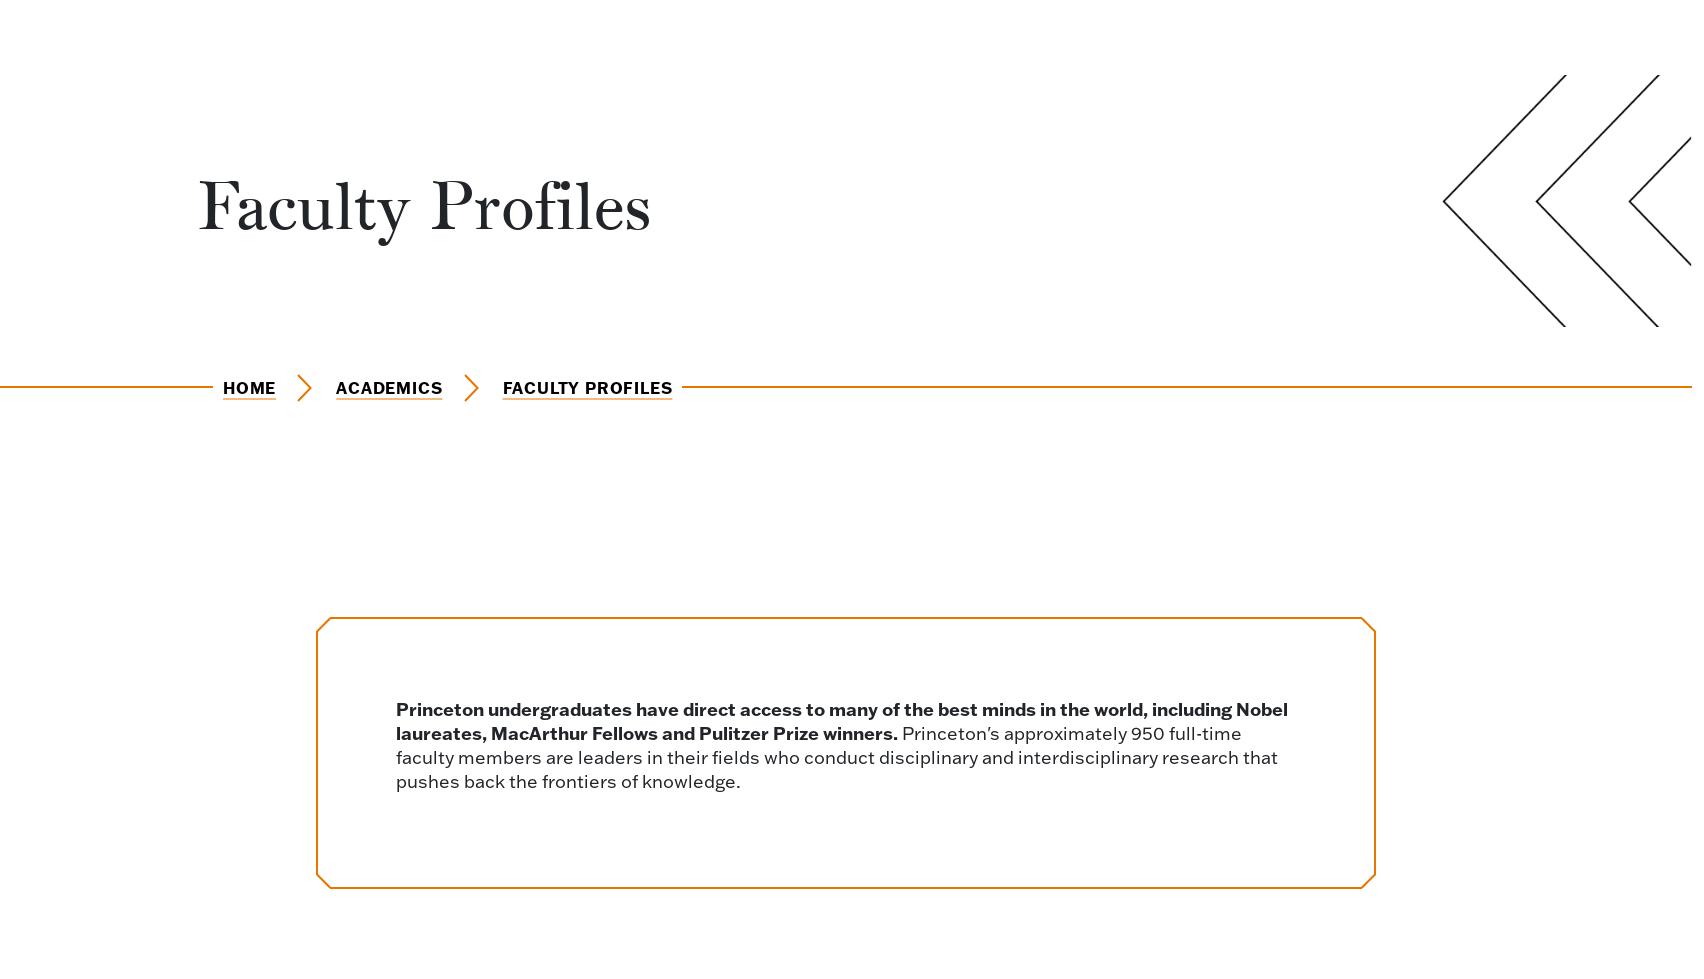 This screenshot has width=1704, height=979. I want to click on 'David MacMillan', so click(763, 74).